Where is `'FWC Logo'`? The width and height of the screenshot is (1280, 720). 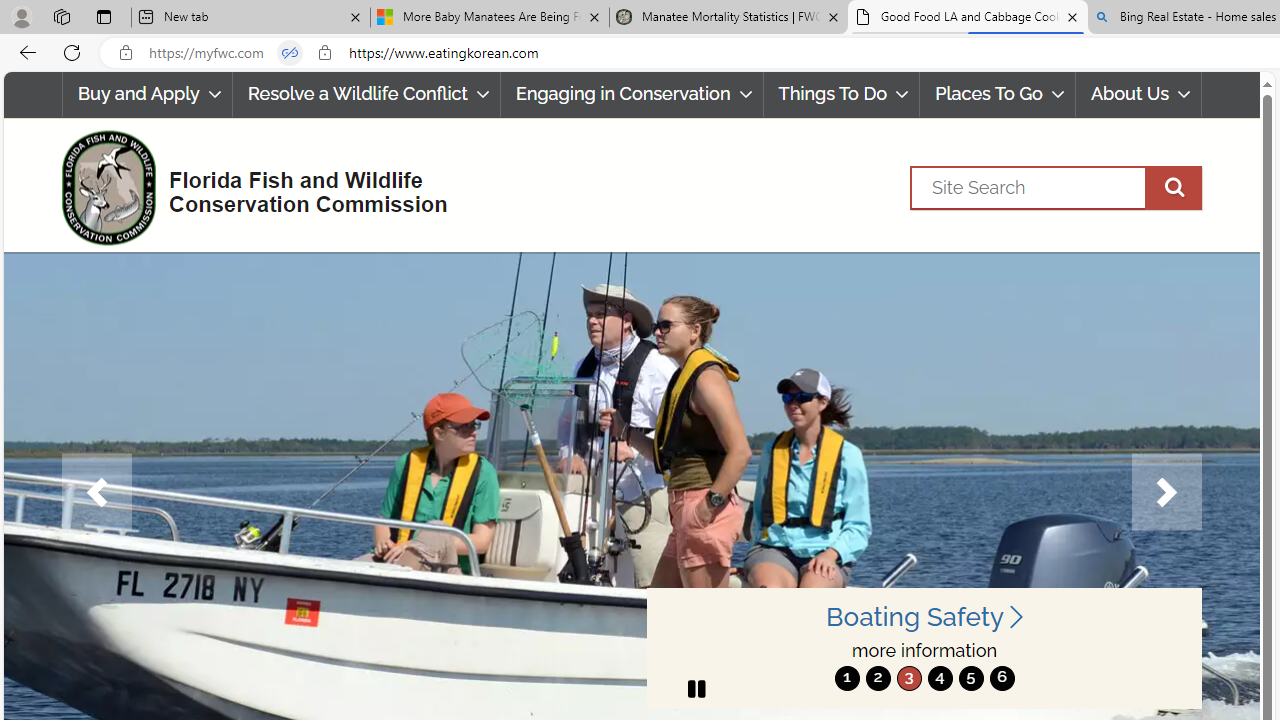 'FWC Logo' is located at coordinates (107, 187).